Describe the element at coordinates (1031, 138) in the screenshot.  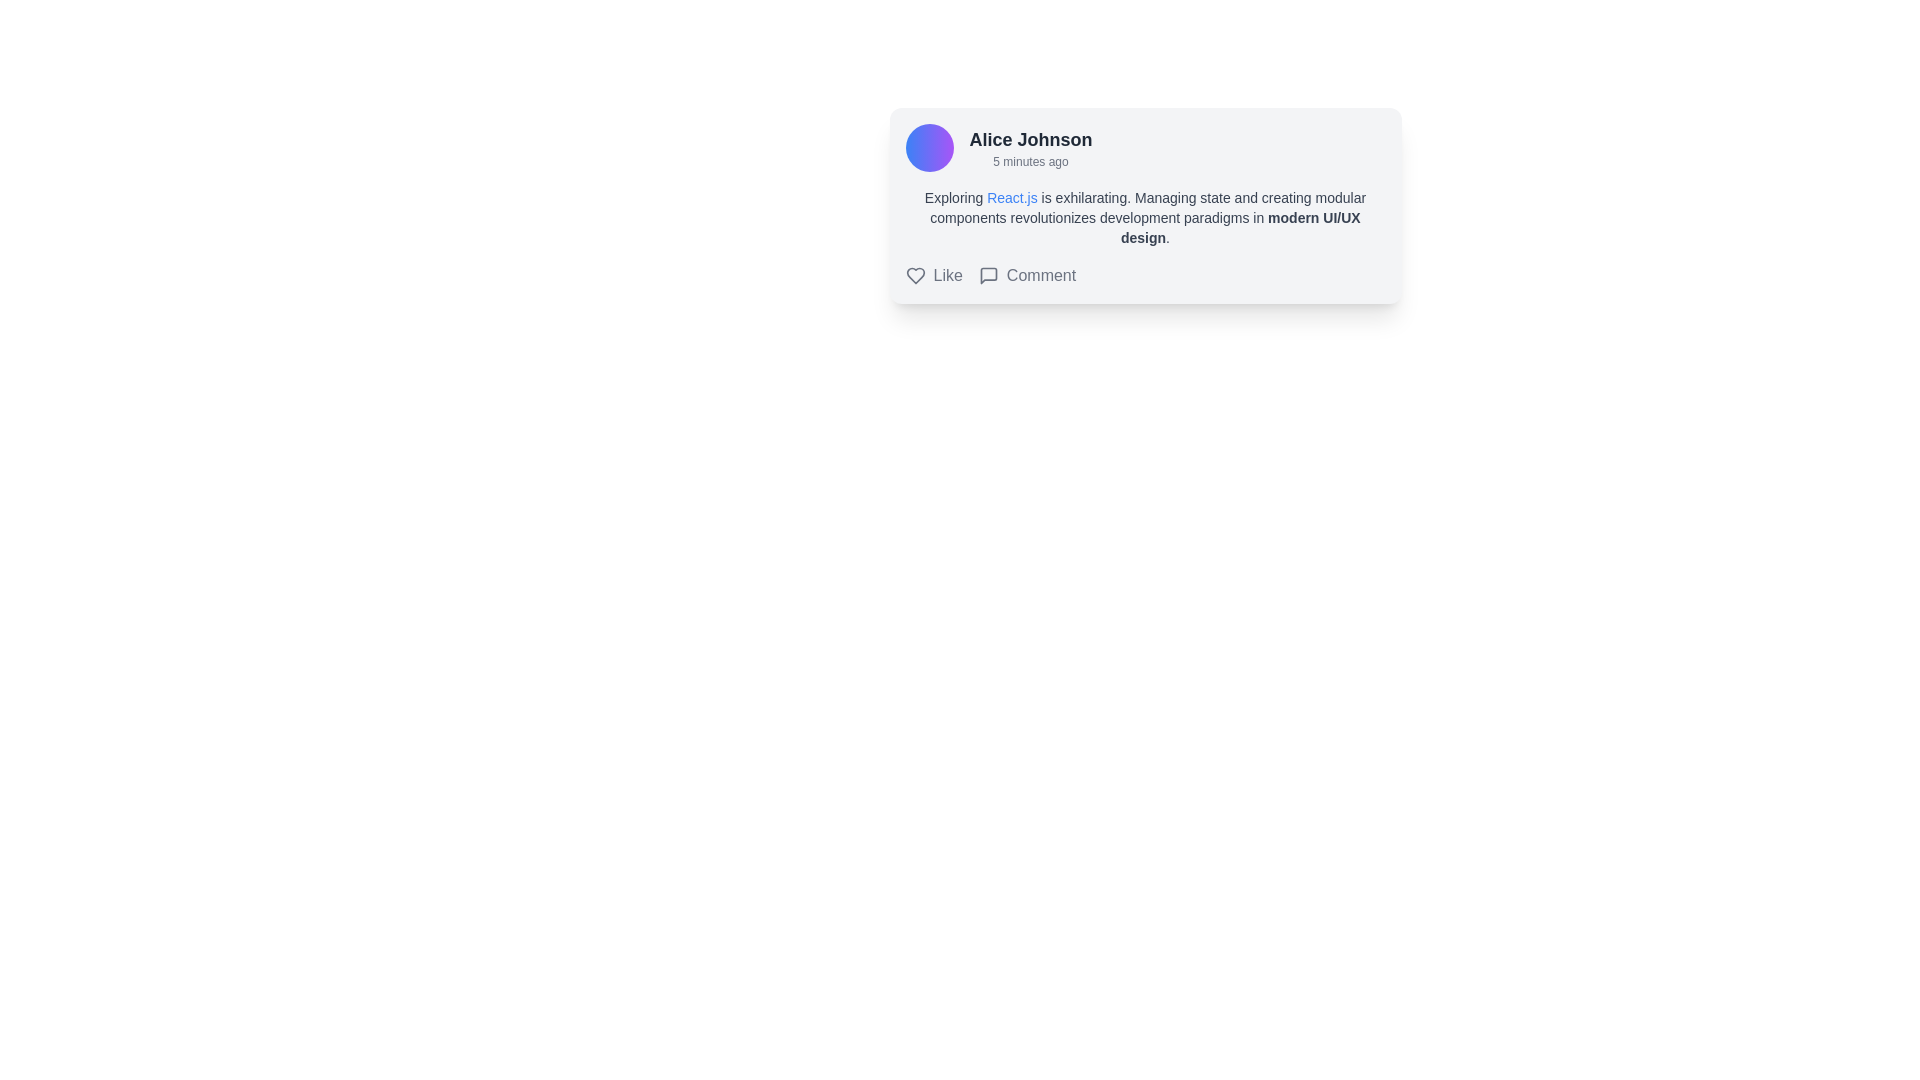
I see `the bolded text label reading 'Alice Johnson' located at the top-left corner of the card interface` at that location.